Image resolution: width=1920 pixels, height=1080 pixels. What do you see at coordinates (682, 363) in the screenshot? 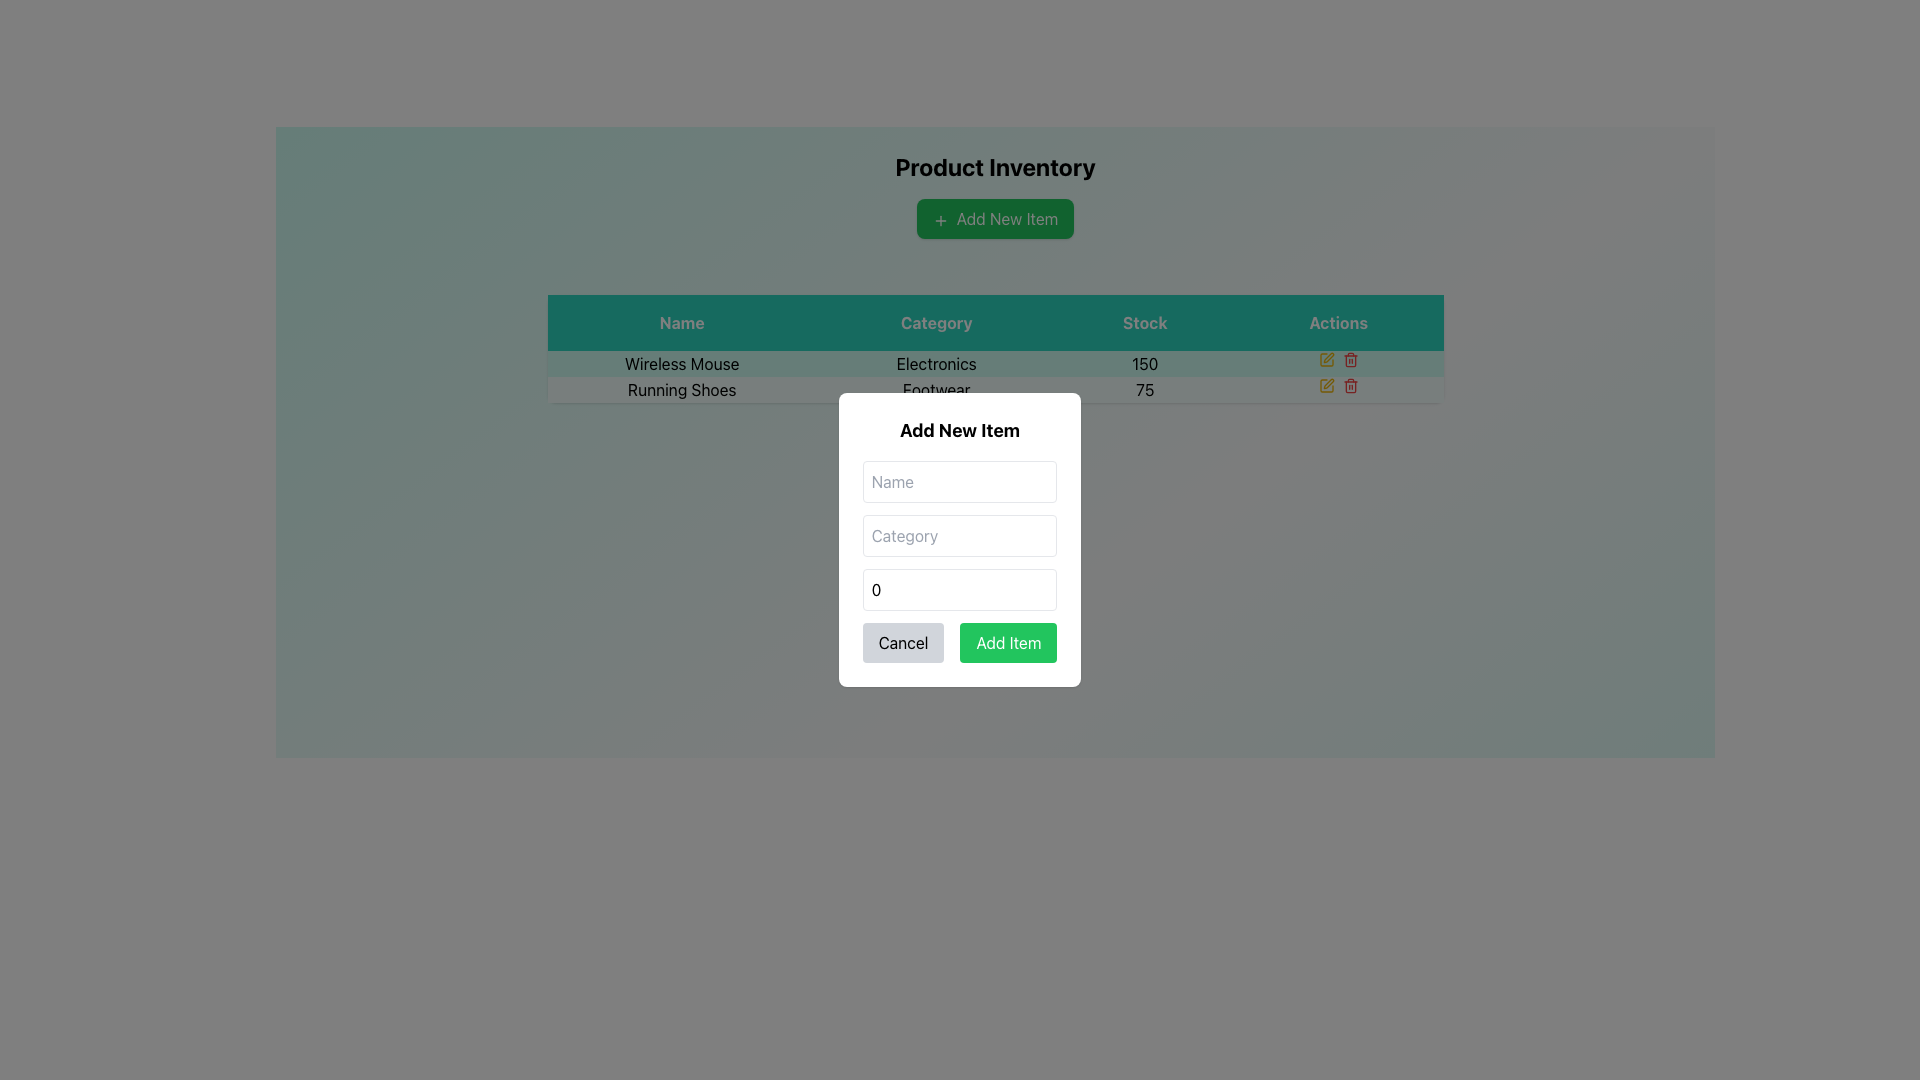
I see `the text label displaying 'Wireless Mouse' in the 'Name' column of the first row of the data grid, positioned to the left of the 'Electronics' category value` at bounding box center [682, 363].